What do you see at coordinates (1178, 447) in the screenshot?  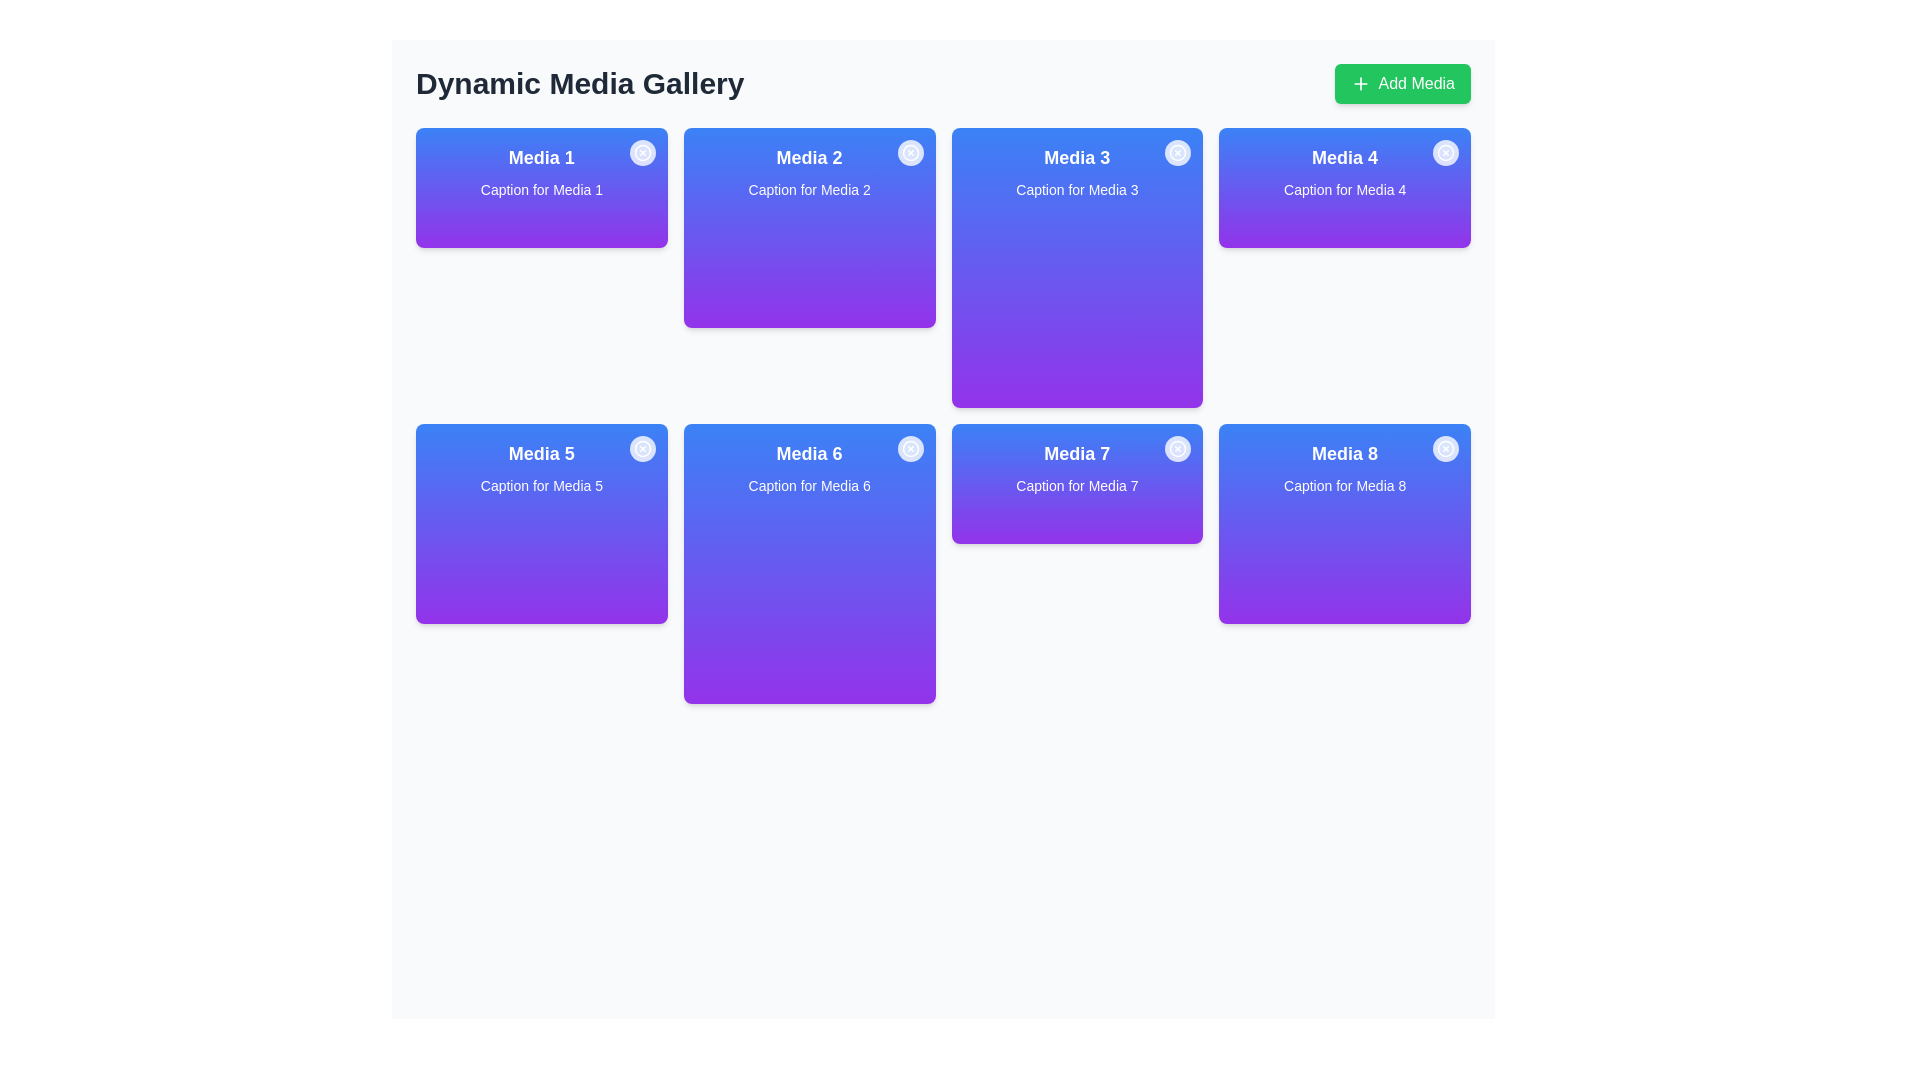 I see `the circular button with a white background and red cross icon located in the top-right corner of the 'Media 7' card` at bounding box center [1178, 447].